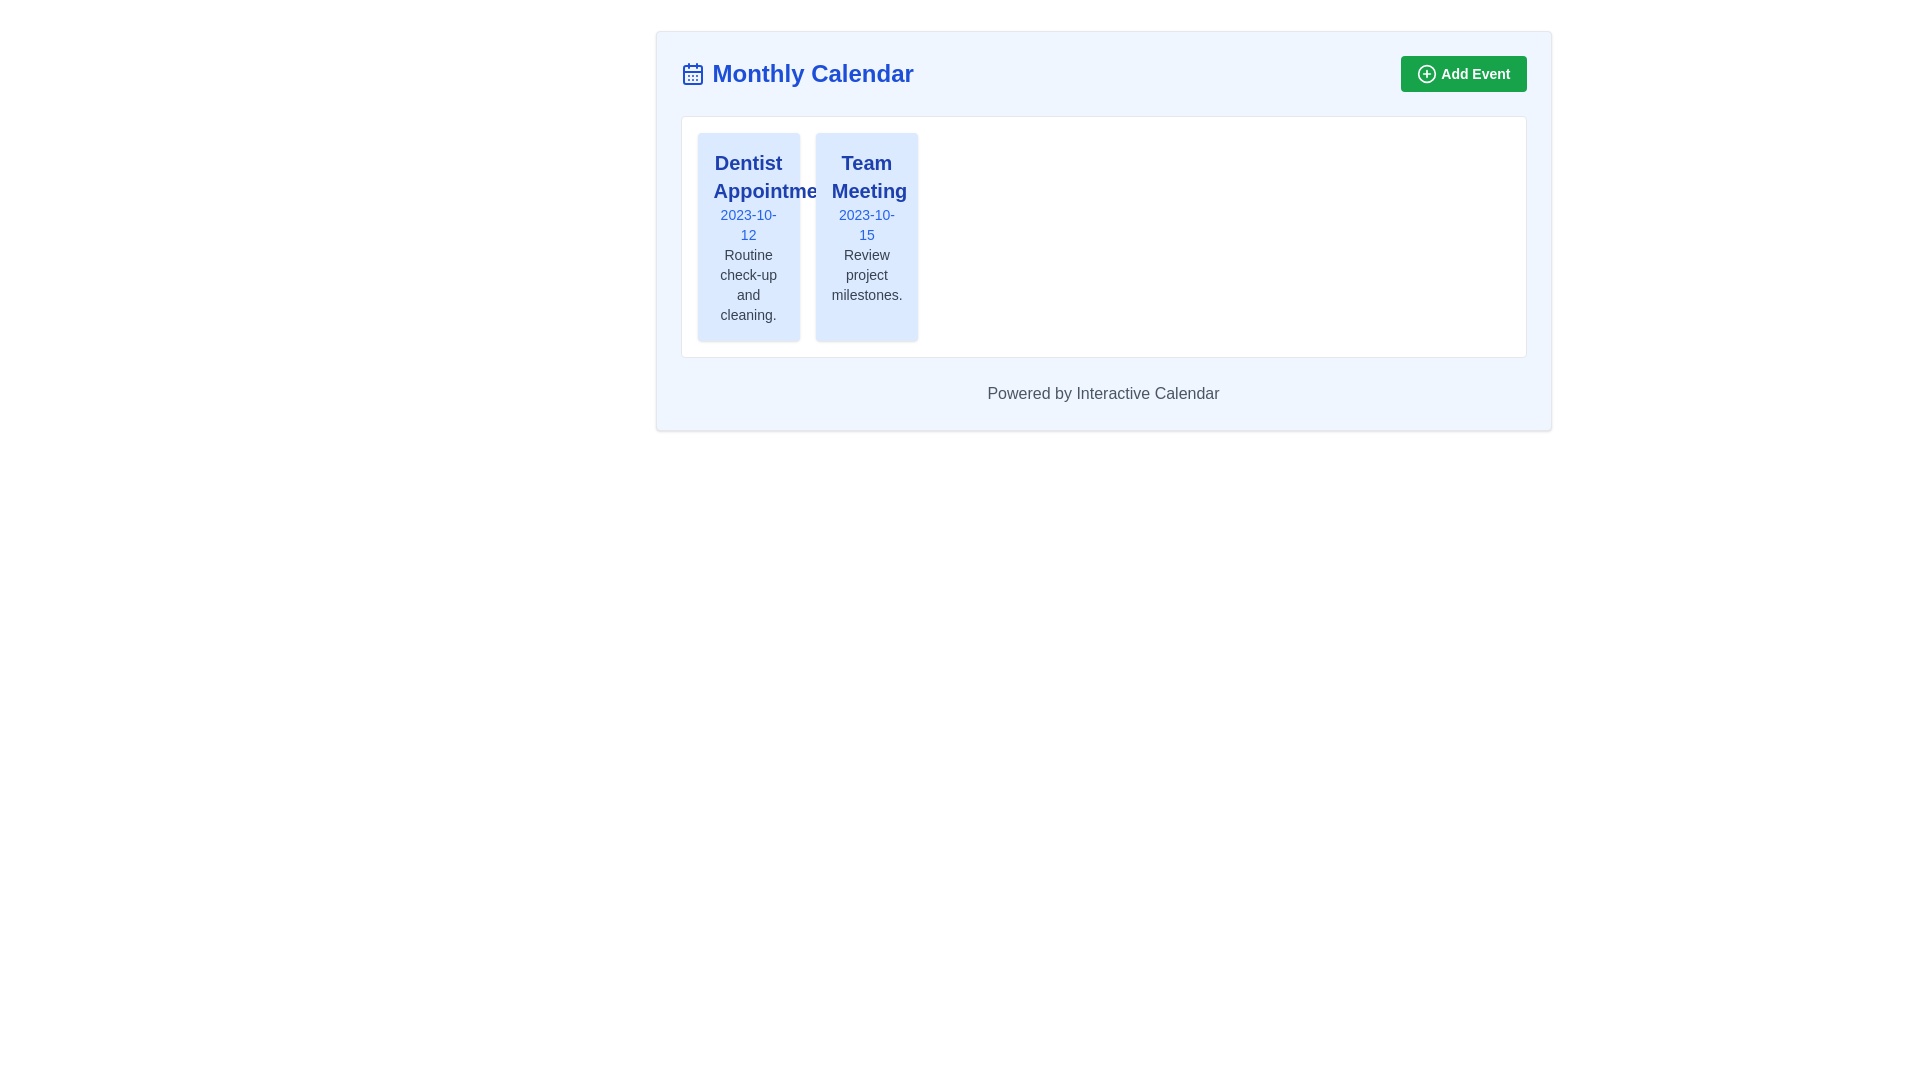 This screenshot has width=1920, height=1080. What do you see at coordinates (1102, 72) in the screenshot?
I see `the title 'Monthly Calendar' on the Composite component` at bounding box center [1102, 72].